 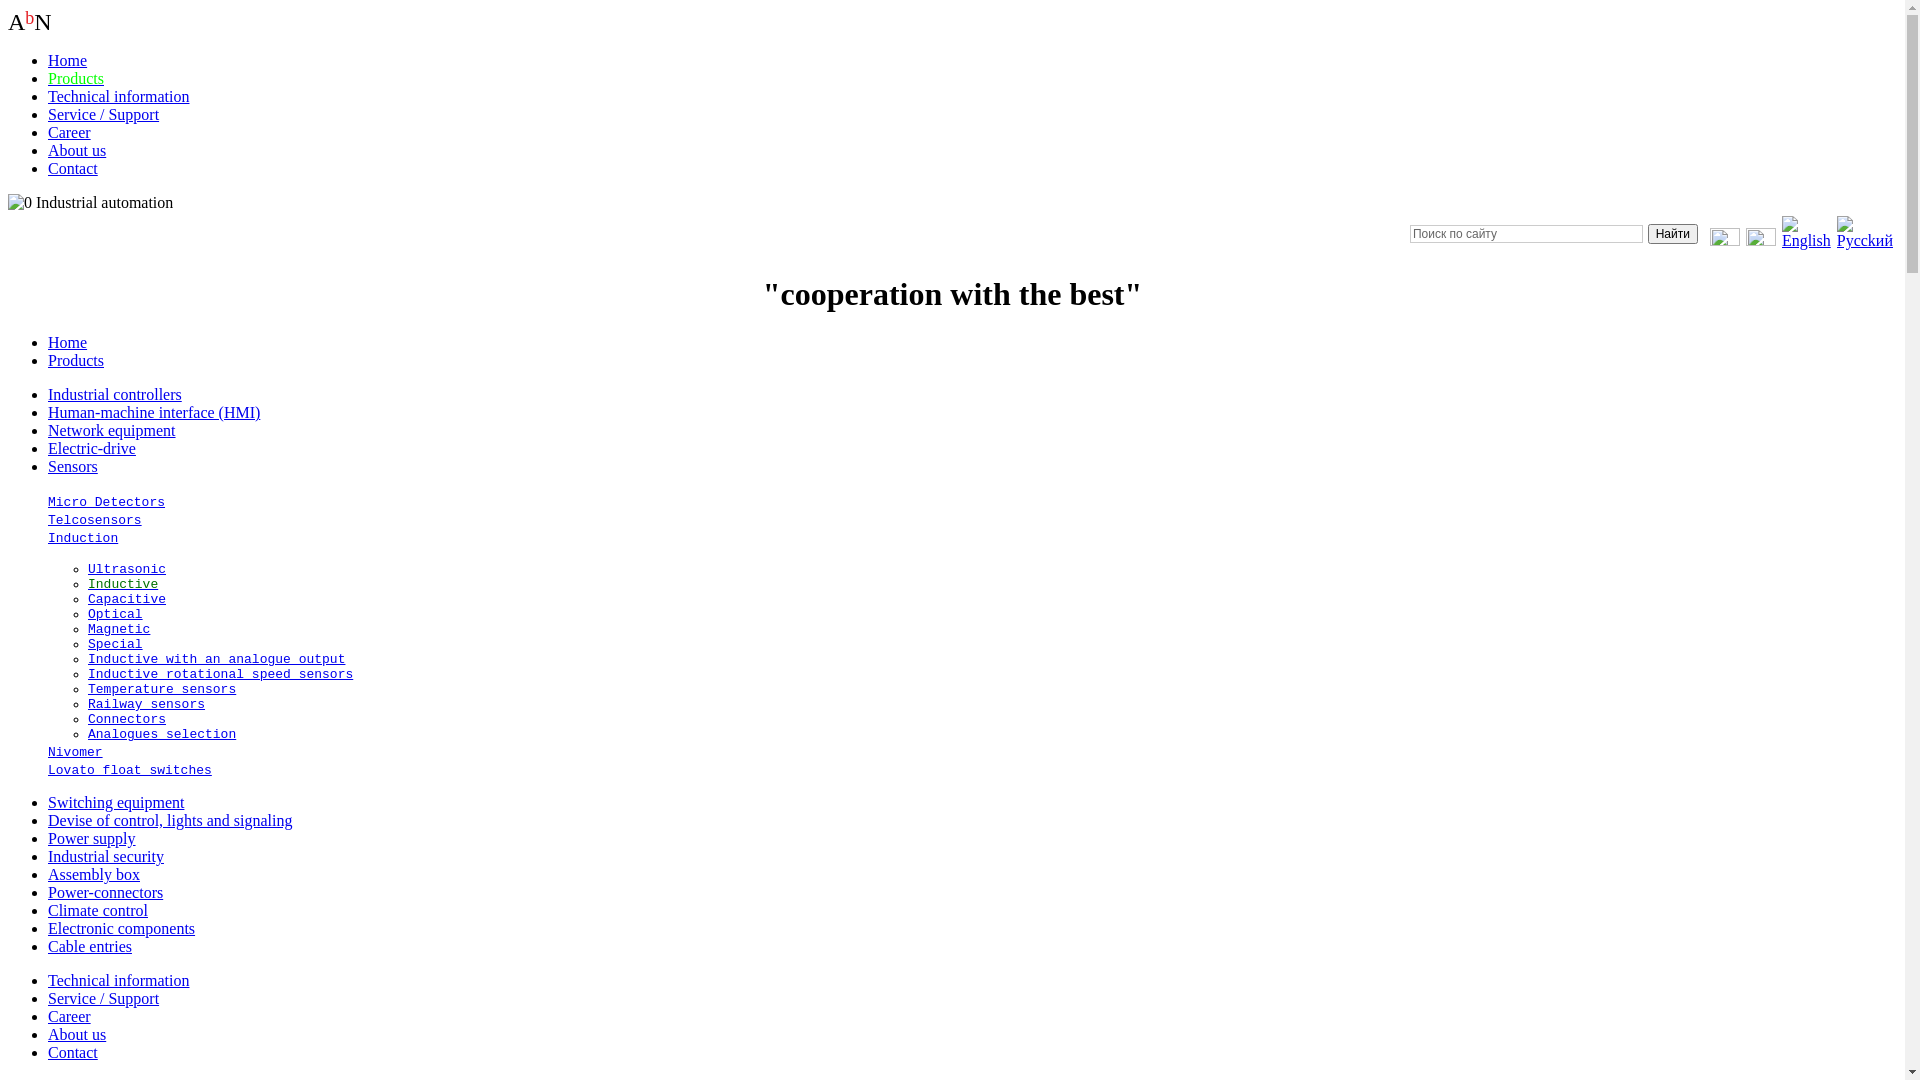 What do you see at coordinates (81, 537) in the screenshot?
I see `'Induction'` at bounding box center [81, 537].